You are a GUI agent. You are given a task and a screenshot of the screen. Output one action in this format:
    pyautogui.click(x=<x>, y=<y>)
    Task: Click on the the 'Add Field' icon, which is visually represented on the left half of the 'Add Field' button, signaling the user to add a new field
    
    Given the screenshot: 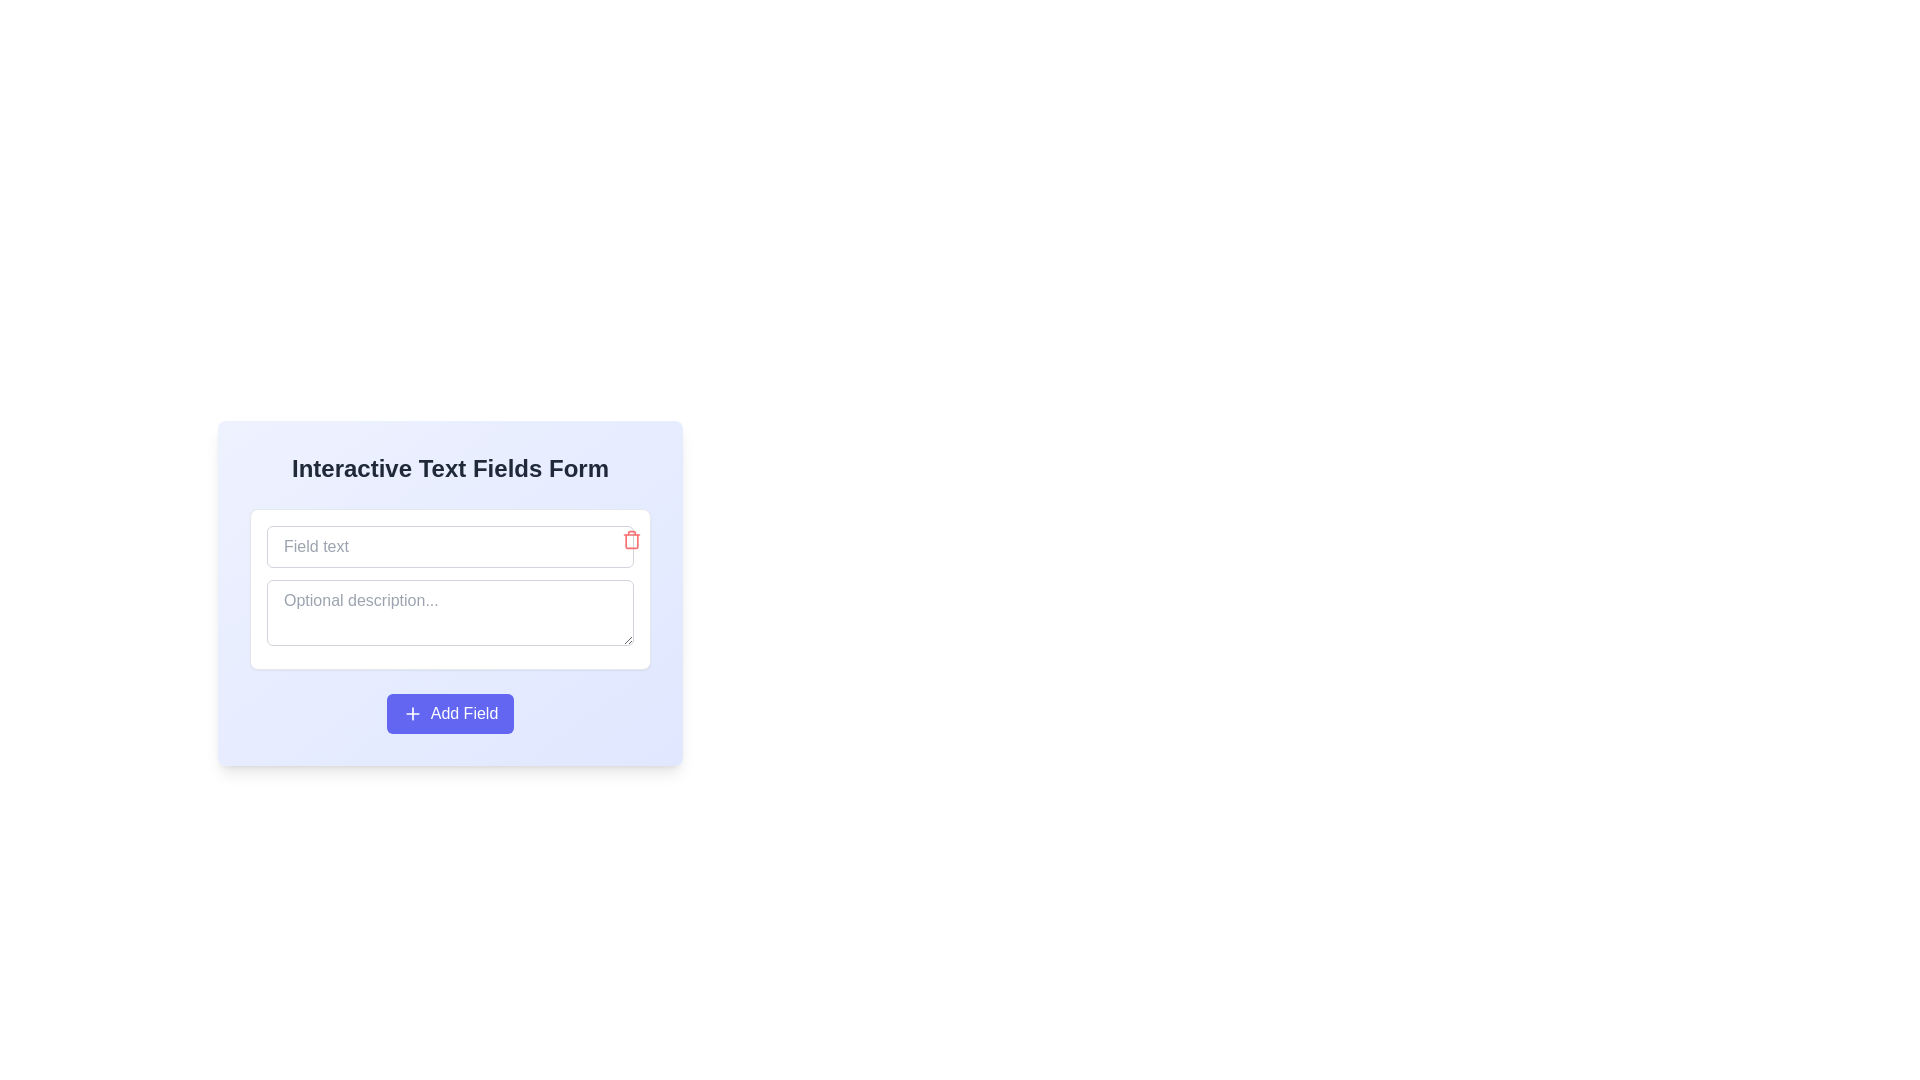 What is the action you would take?
    pyautogui.click(x=411, y=712)
    